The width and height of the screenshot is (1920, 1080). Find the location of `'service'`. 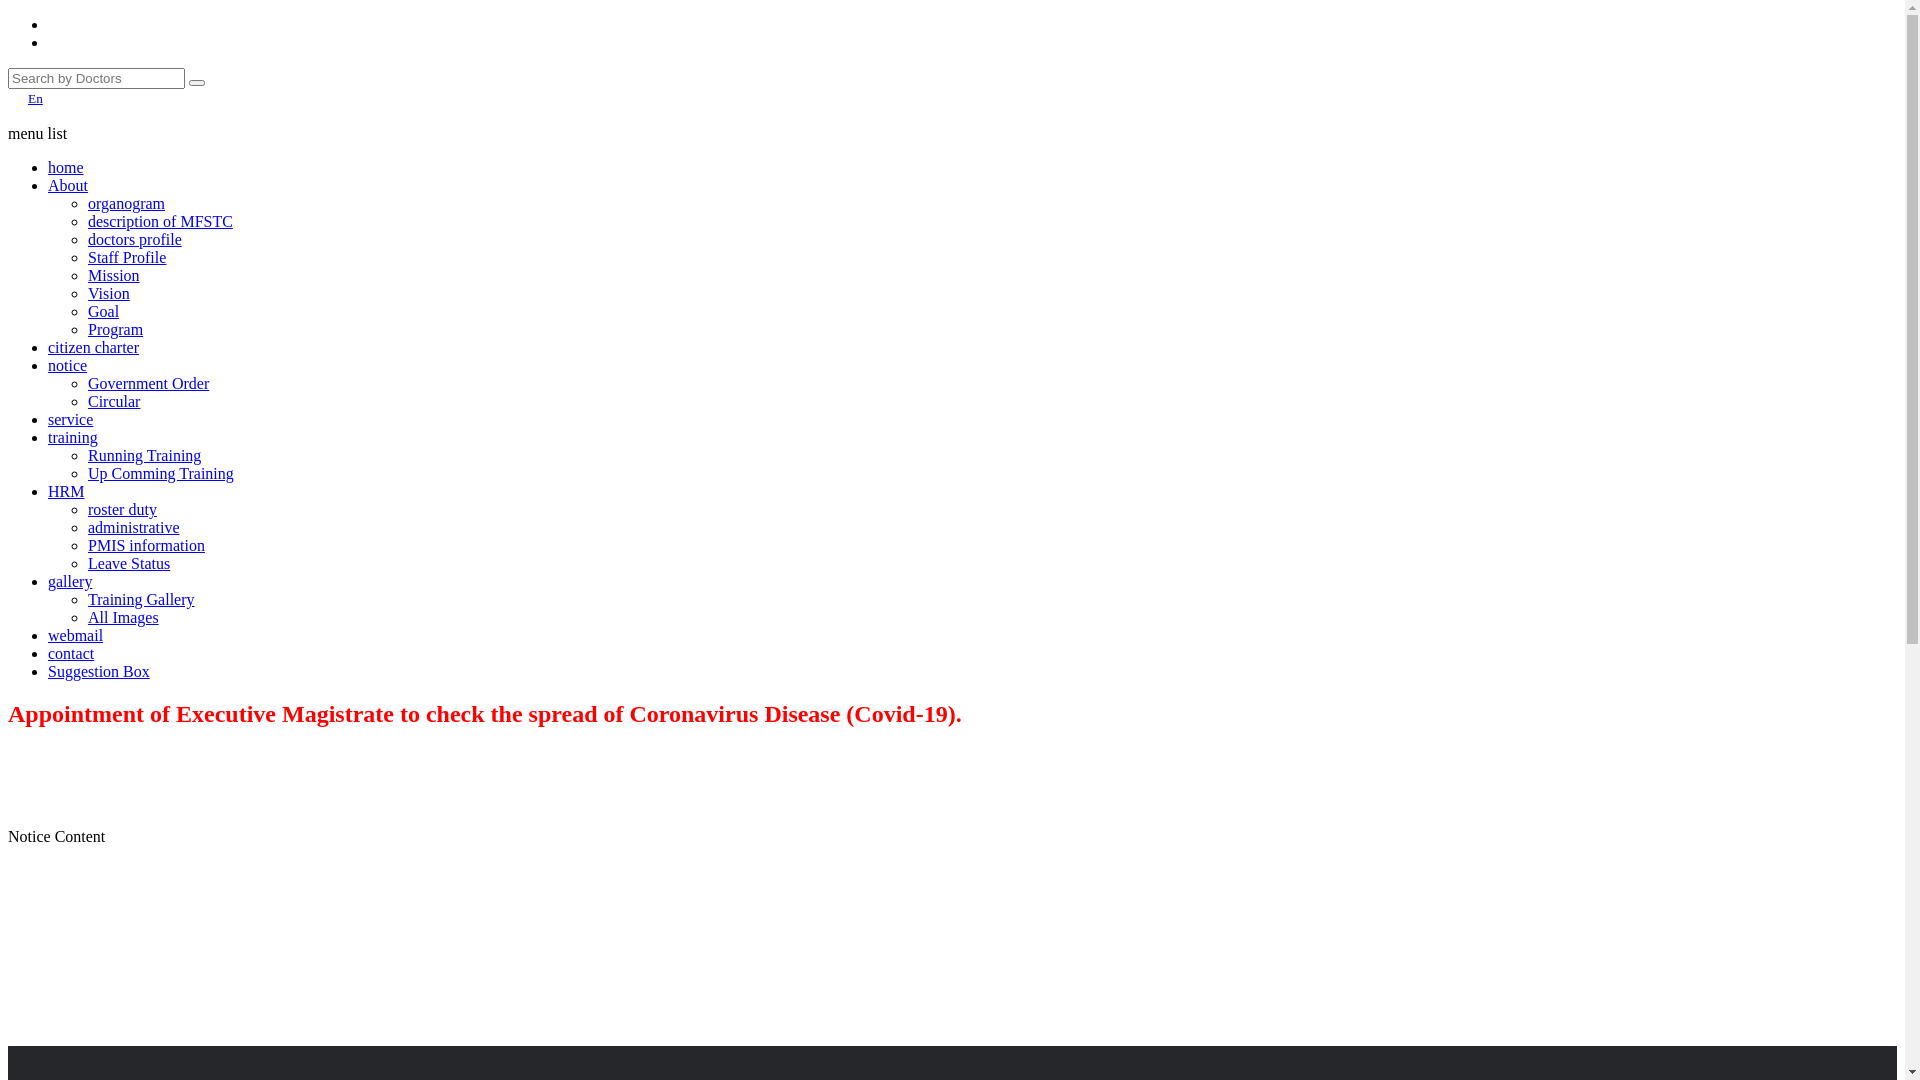

'service' is located at coordinates (70, 418).